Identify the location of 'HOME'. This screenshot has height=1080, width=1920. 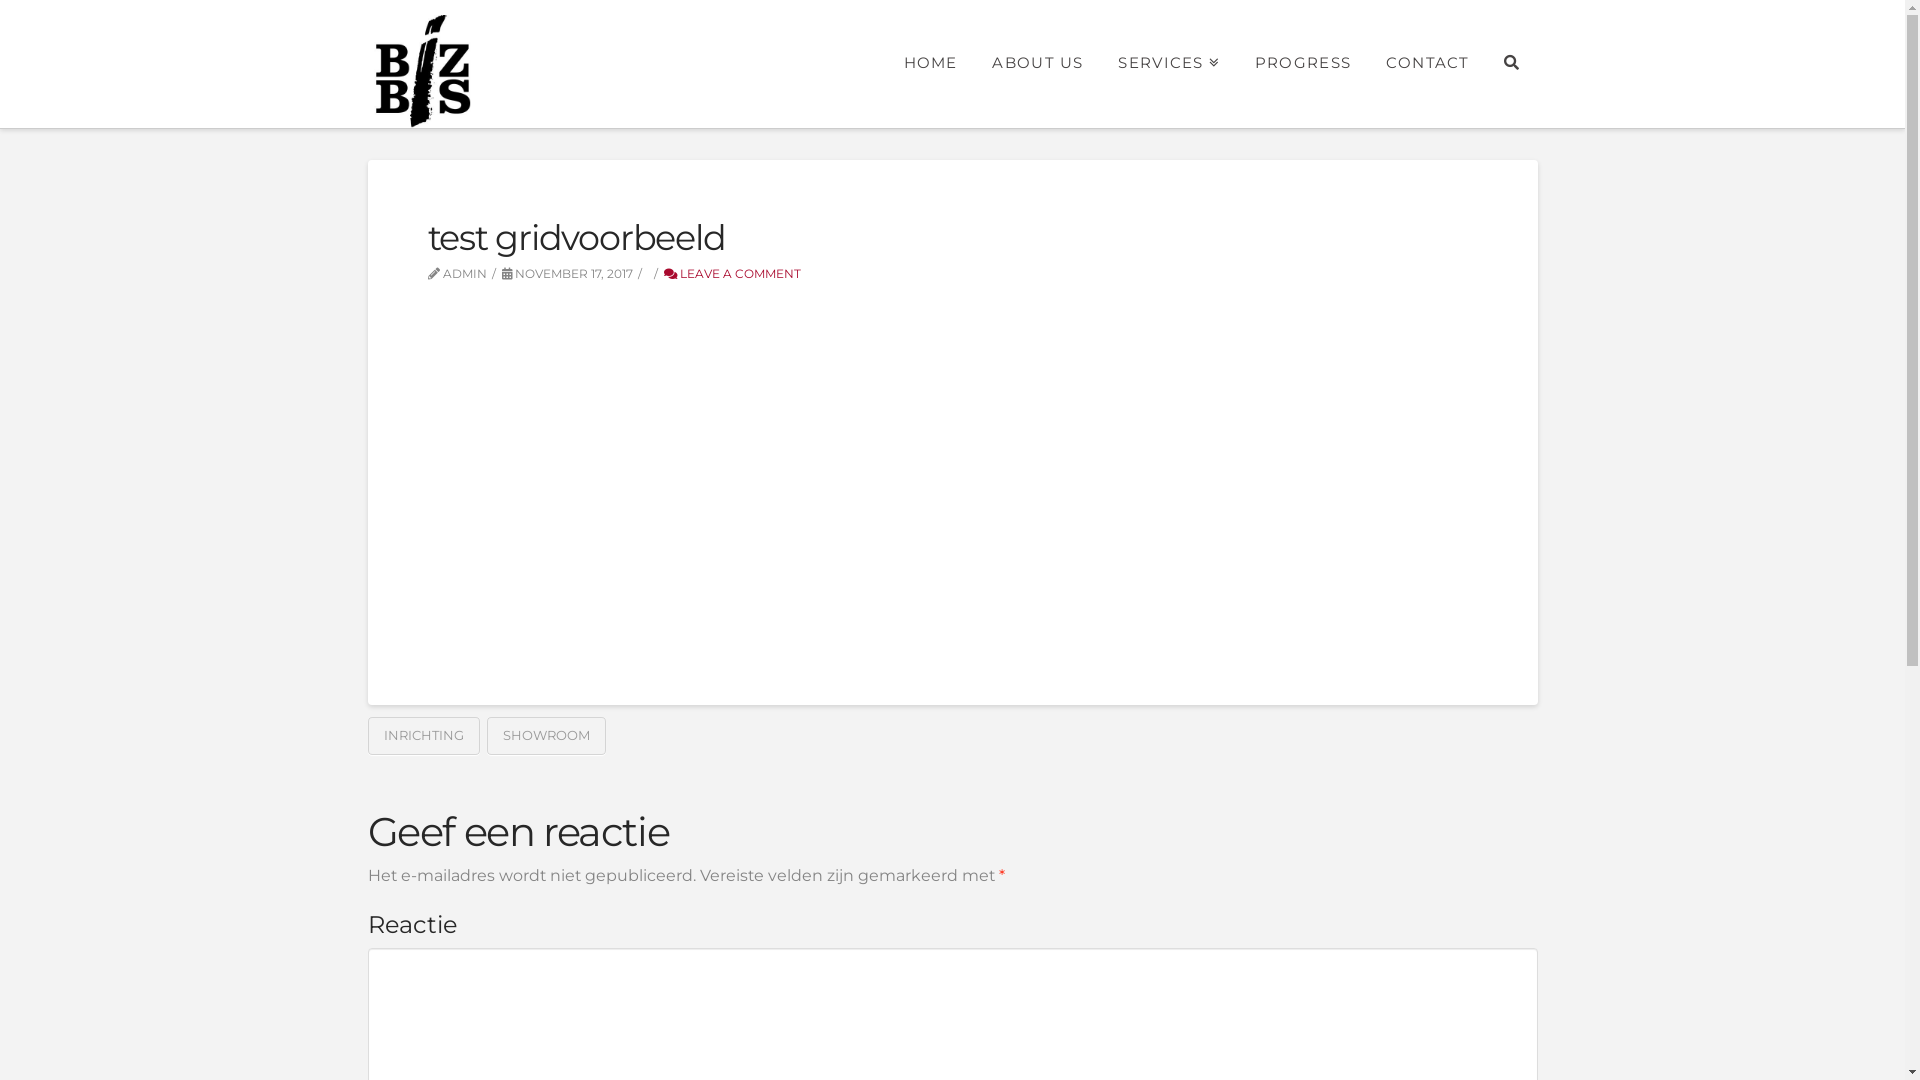
(929, 59).